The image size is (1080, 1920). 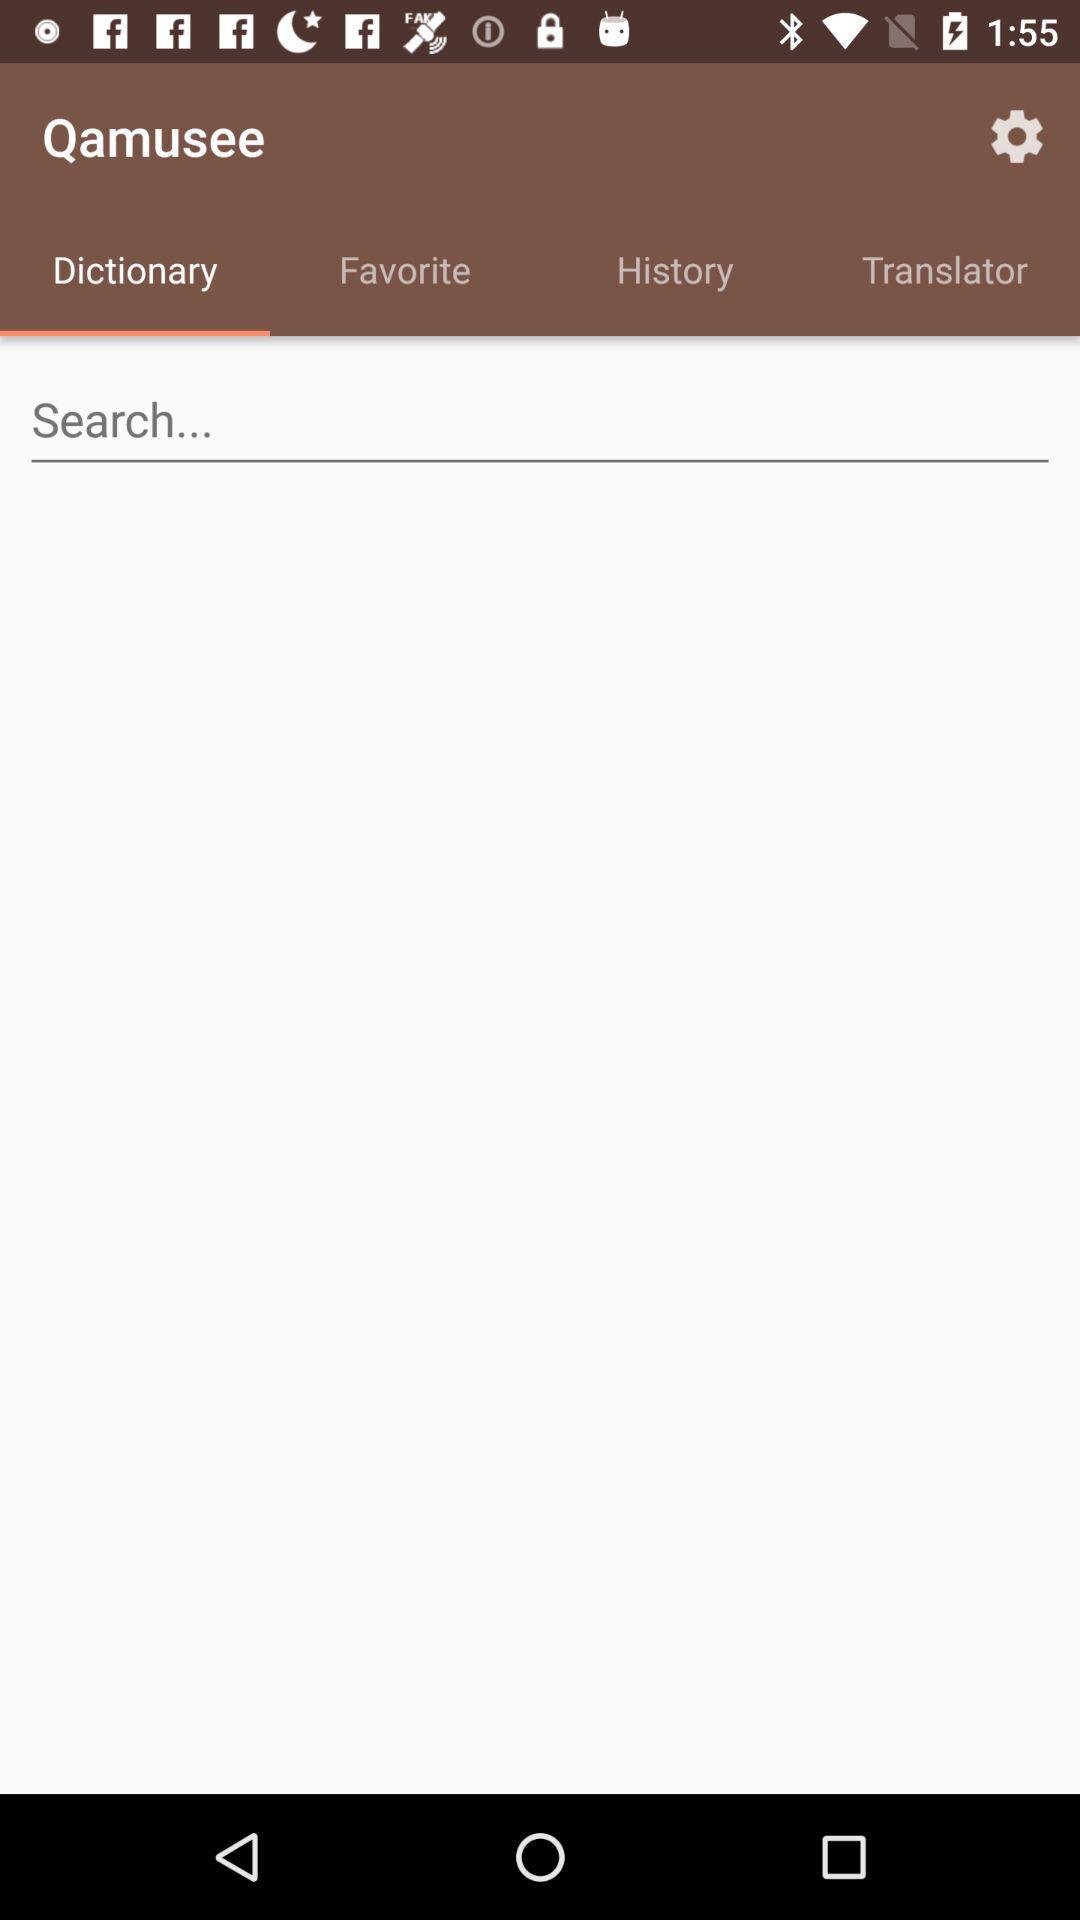 What do you see at coordinates (135, 272) in the screenshot?
I see `the dictionary` at bounding box center [135, 272].